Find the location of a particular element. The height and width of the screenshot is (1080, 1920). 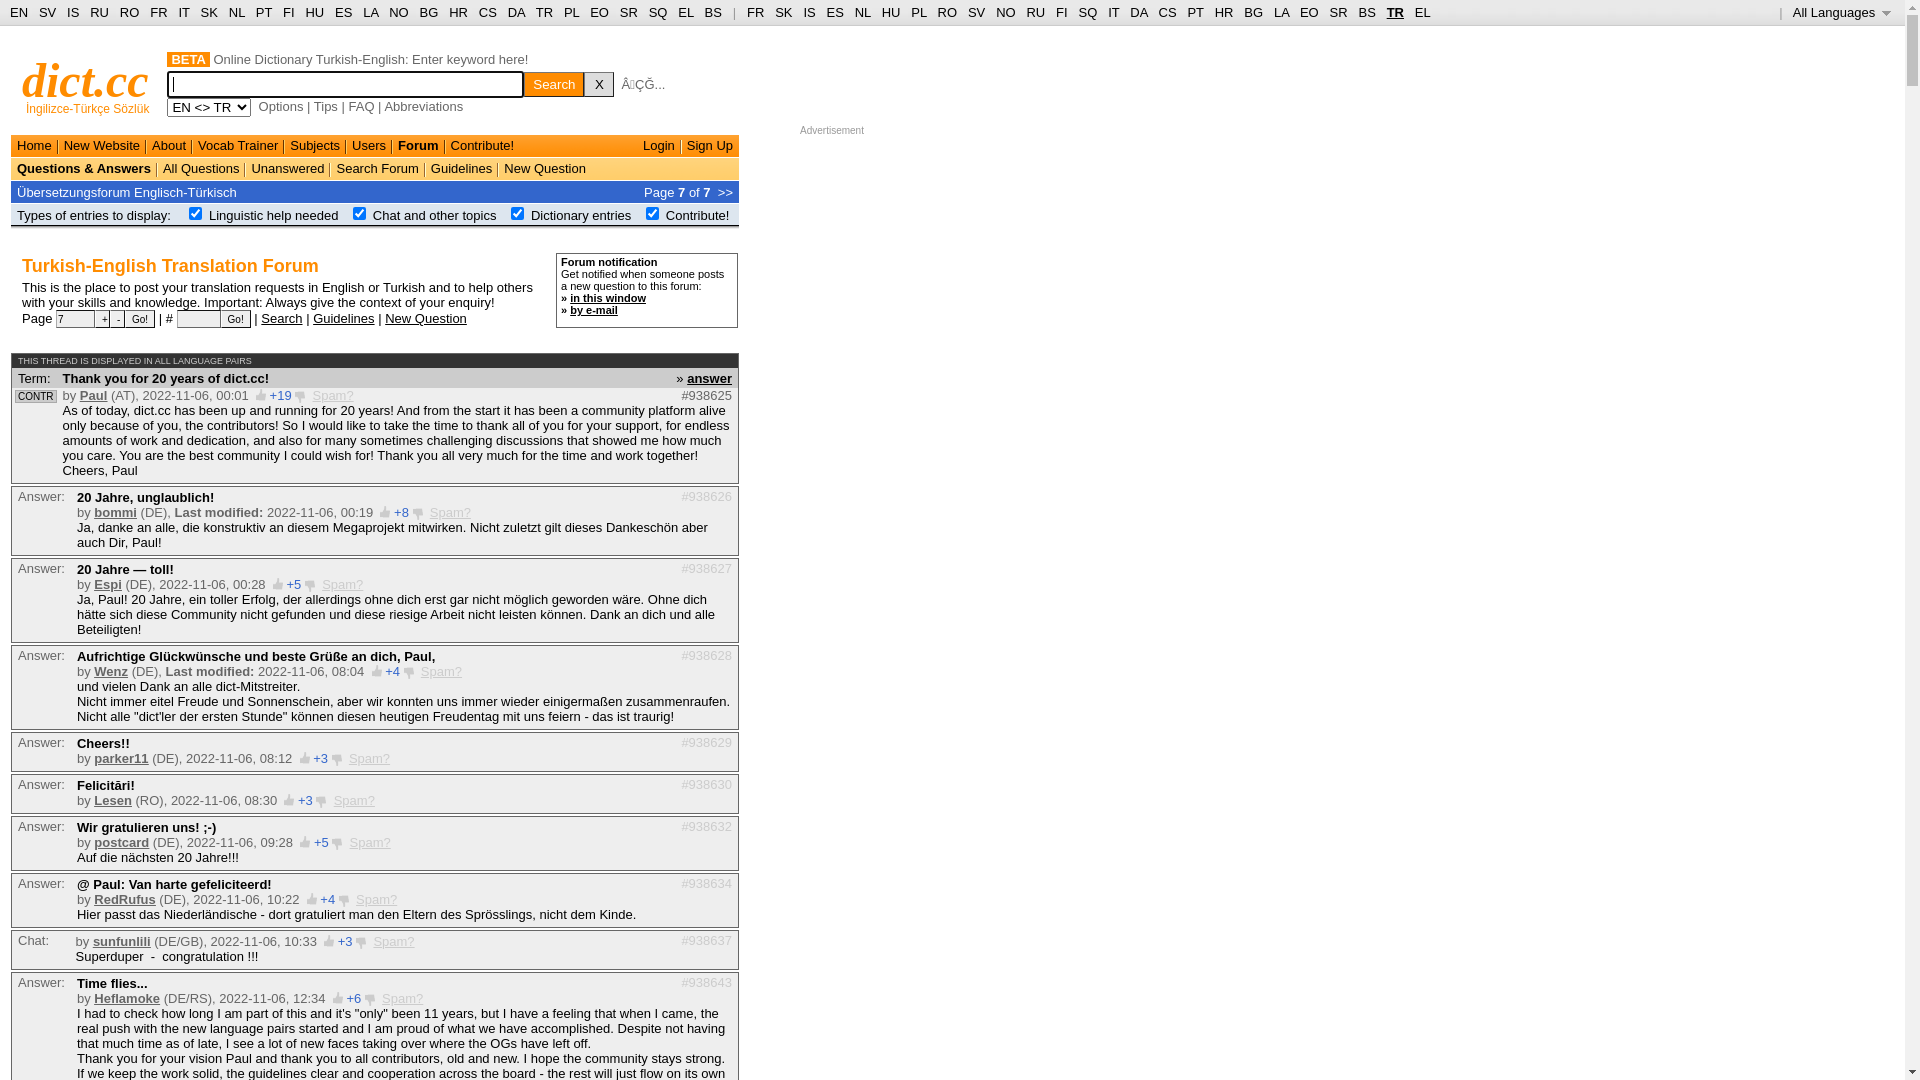

'Lesen' is located at coordinates (112, 799).